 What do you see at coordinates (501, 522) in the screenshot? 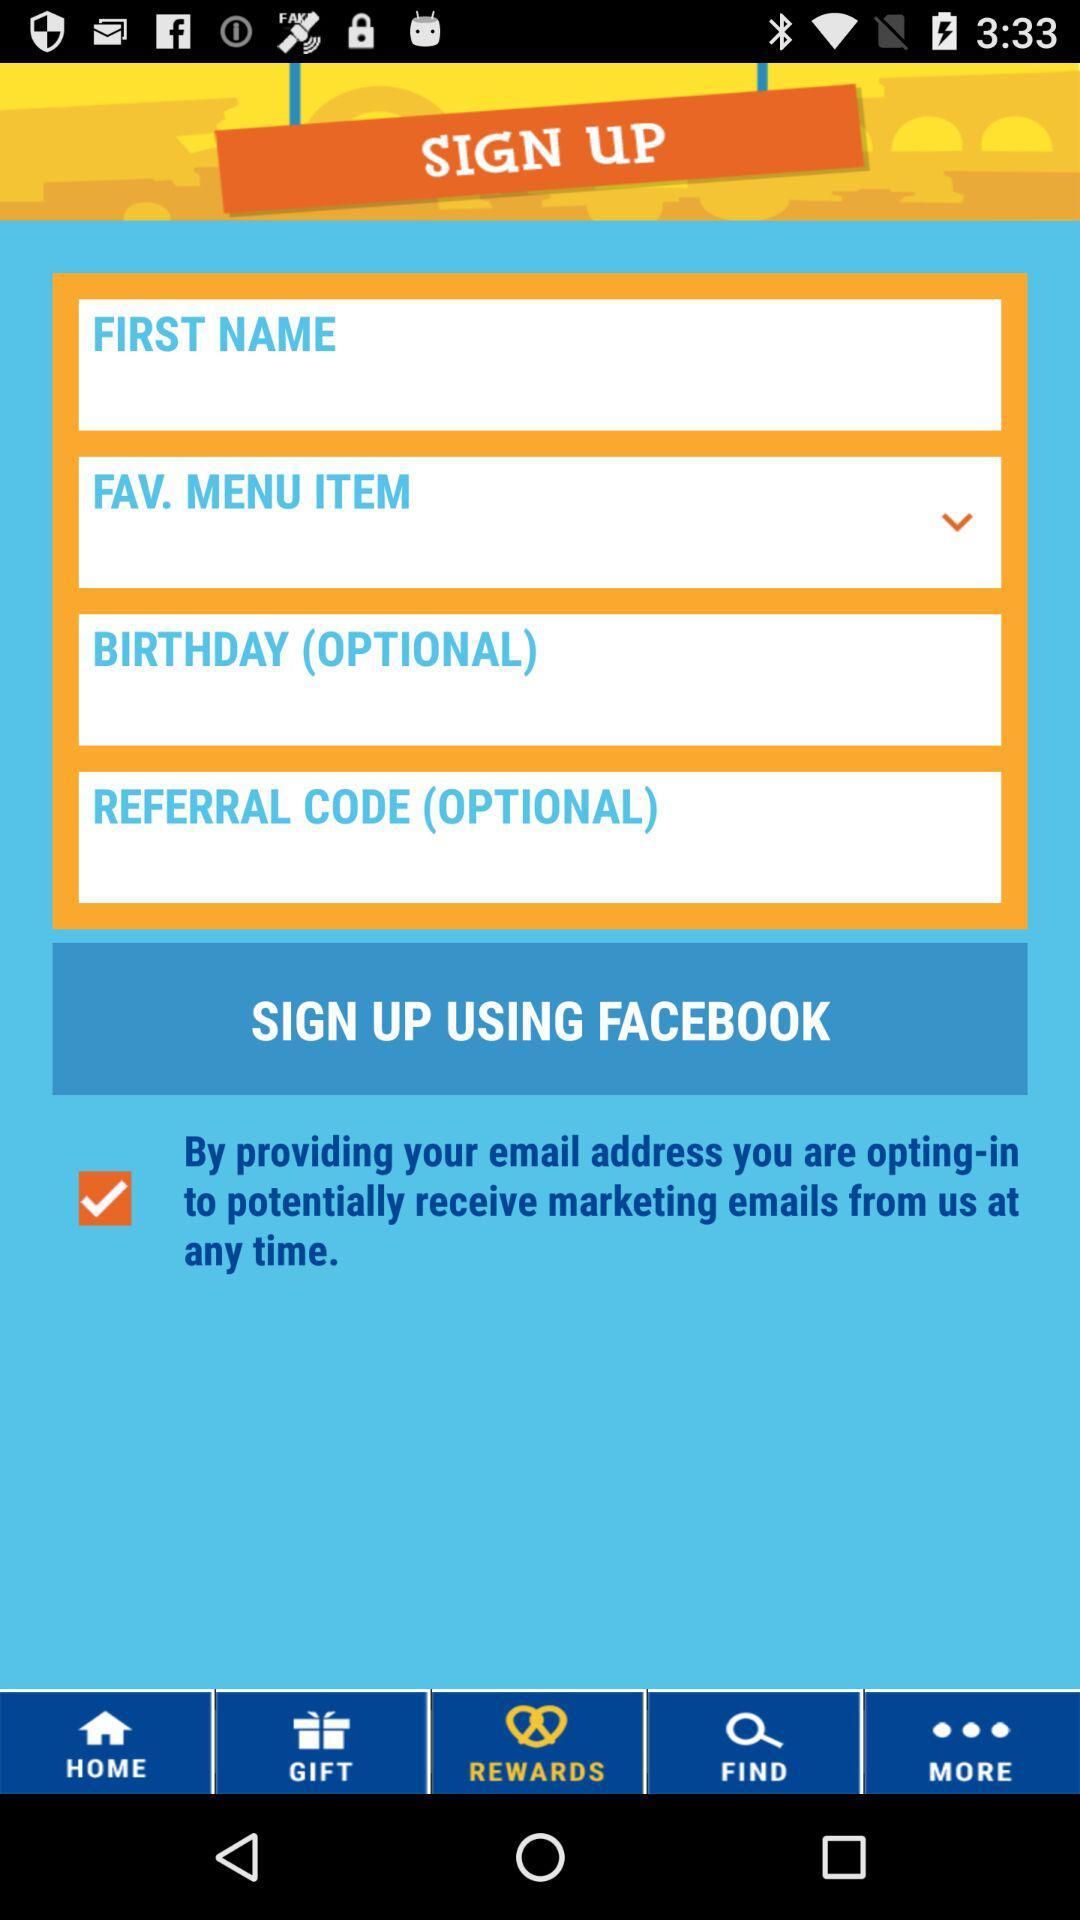
I see `click fav.menu item` at bounding box center [501, 522].